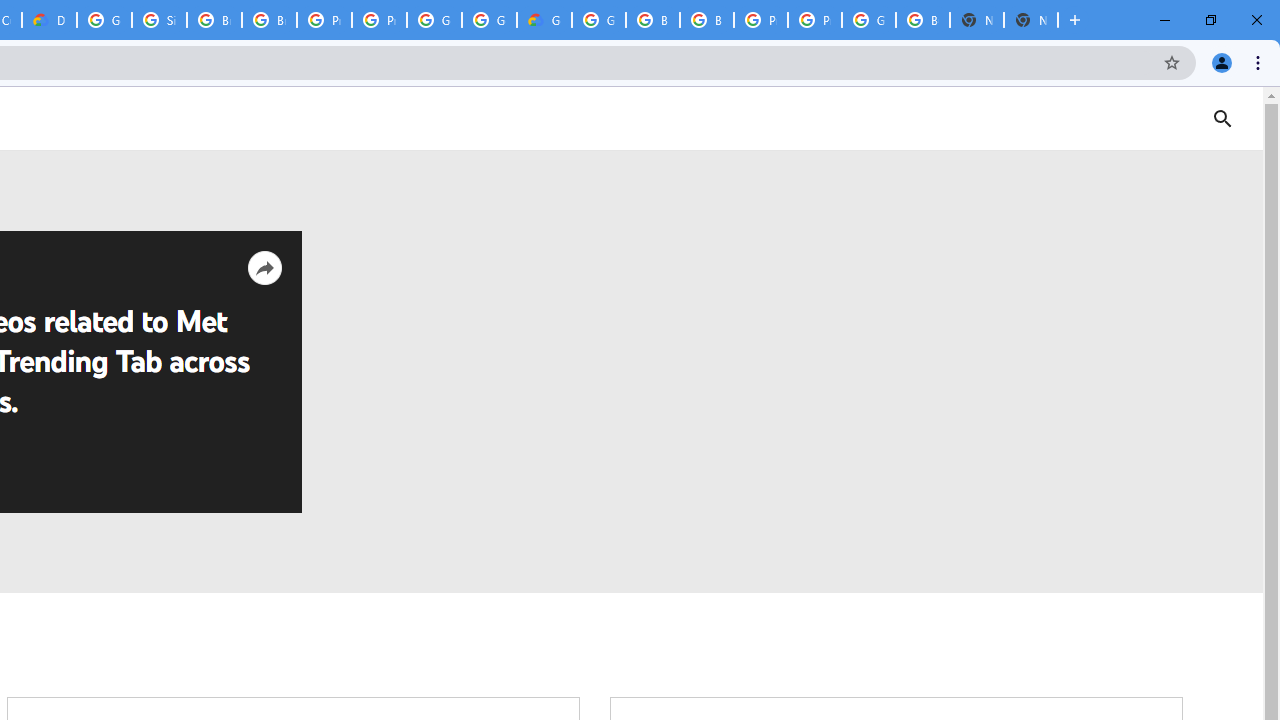 This screenshot has height=720, width=1280. Describe the element at coordinates (544, 20) in the screenshot. I see `'Google Cloud Estimate Summary'` at that location.